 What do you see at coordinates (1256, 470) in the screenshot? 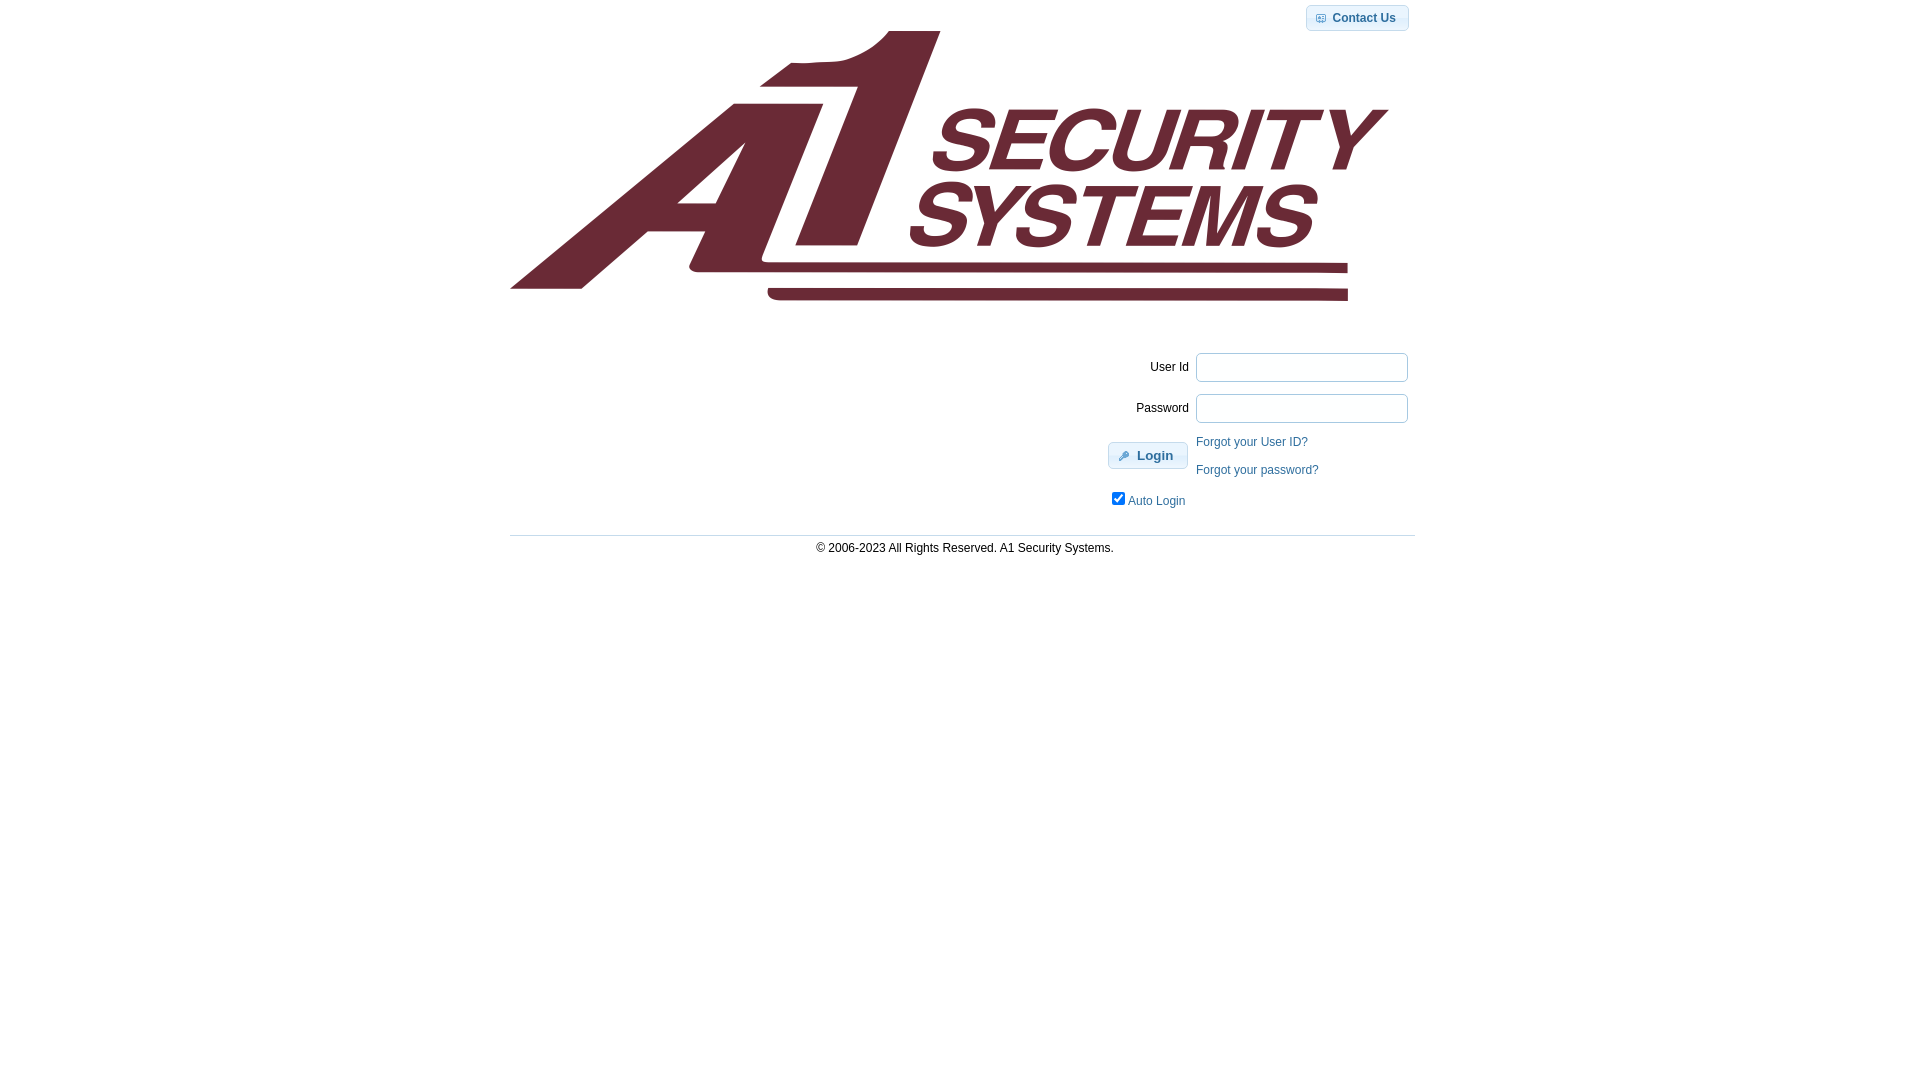
I see `'Forgot your password?'` at bounding box center [1256, 470].